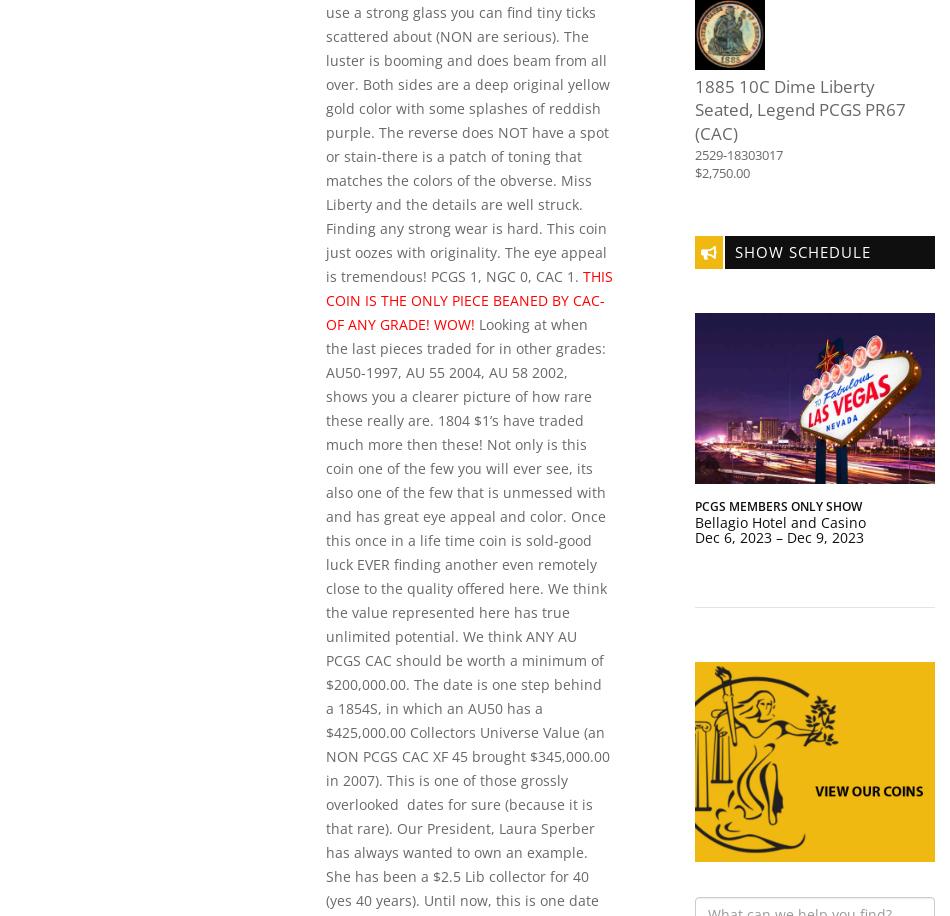 Image resolution: width=950 pixels, height=916 pixels. What do you see at coordinates (687, 24) in the screenshot?
I see `'NEWPS'` at bounding box center [687, 24].